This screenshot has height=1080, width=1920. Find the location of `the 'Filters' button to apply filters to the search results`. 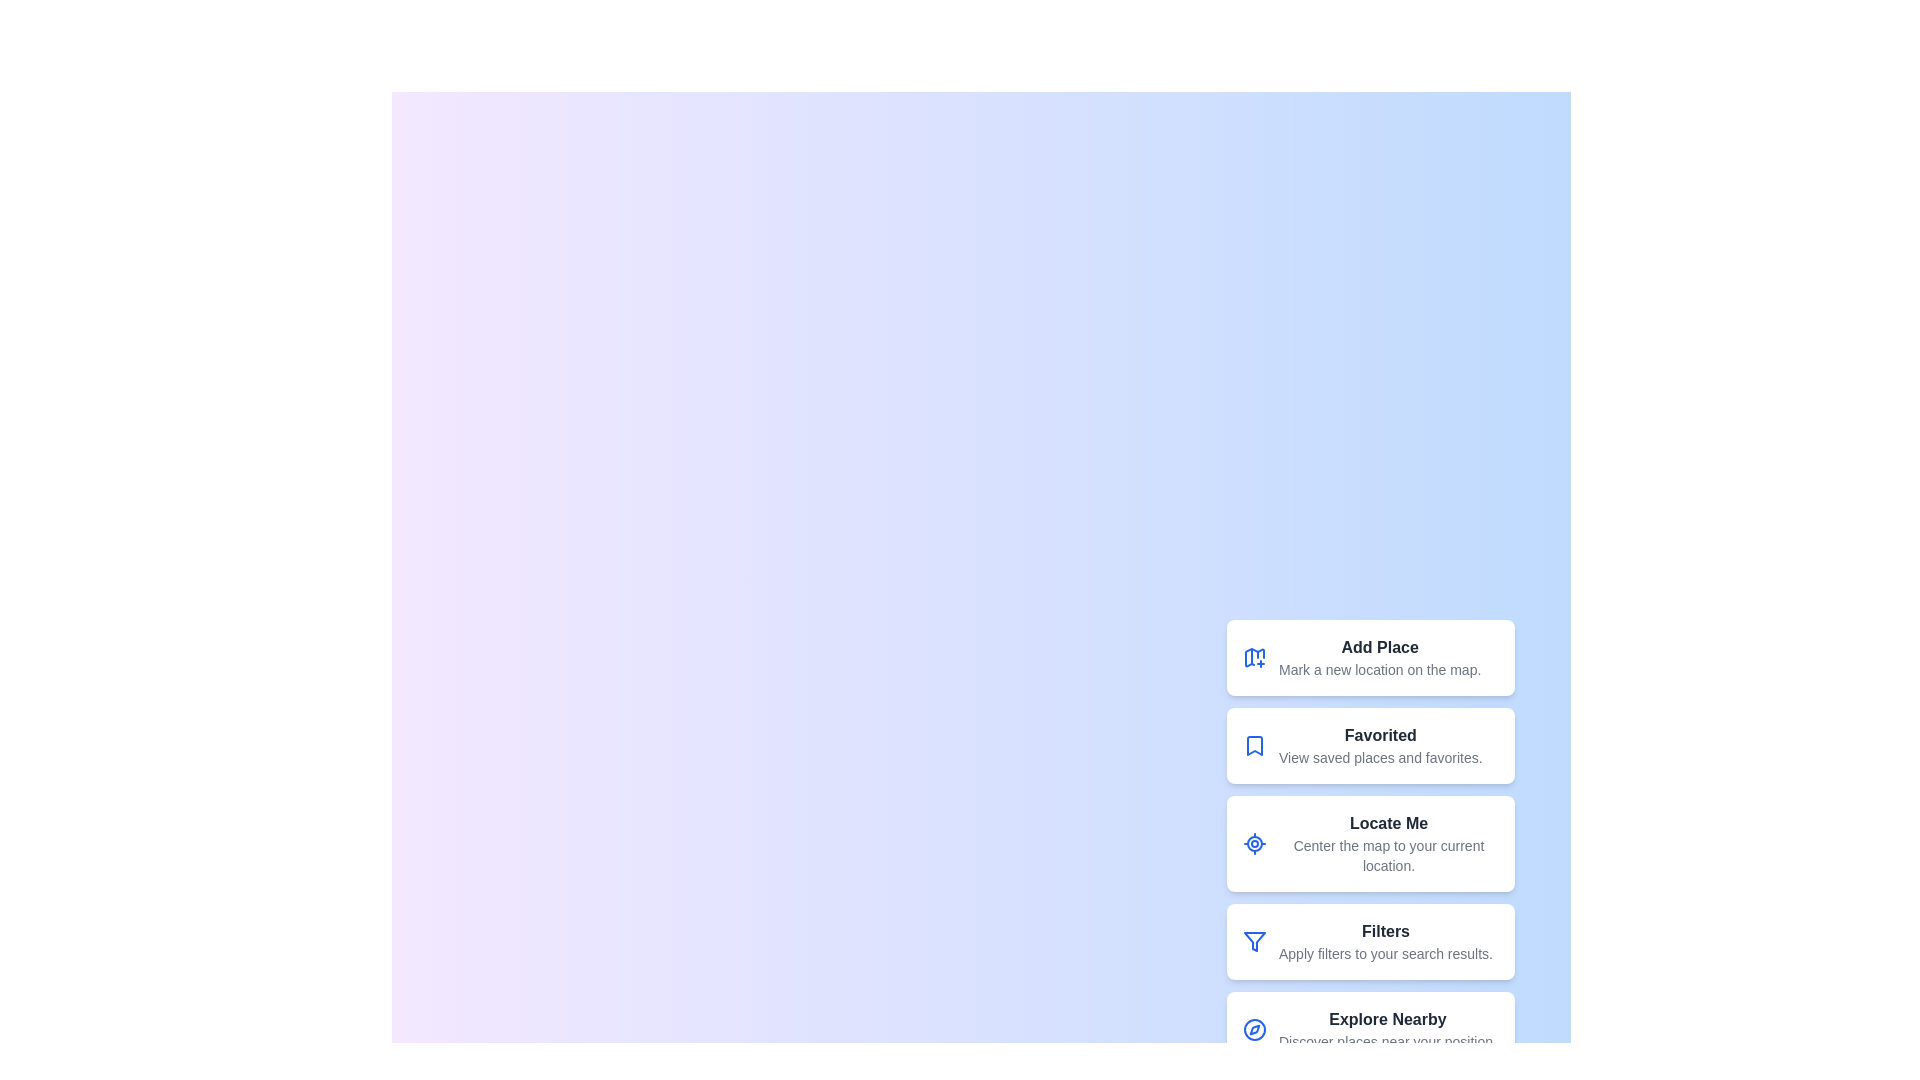

the 'Filters' button to apply filters to the search results is located at coordinates (1385, 941).